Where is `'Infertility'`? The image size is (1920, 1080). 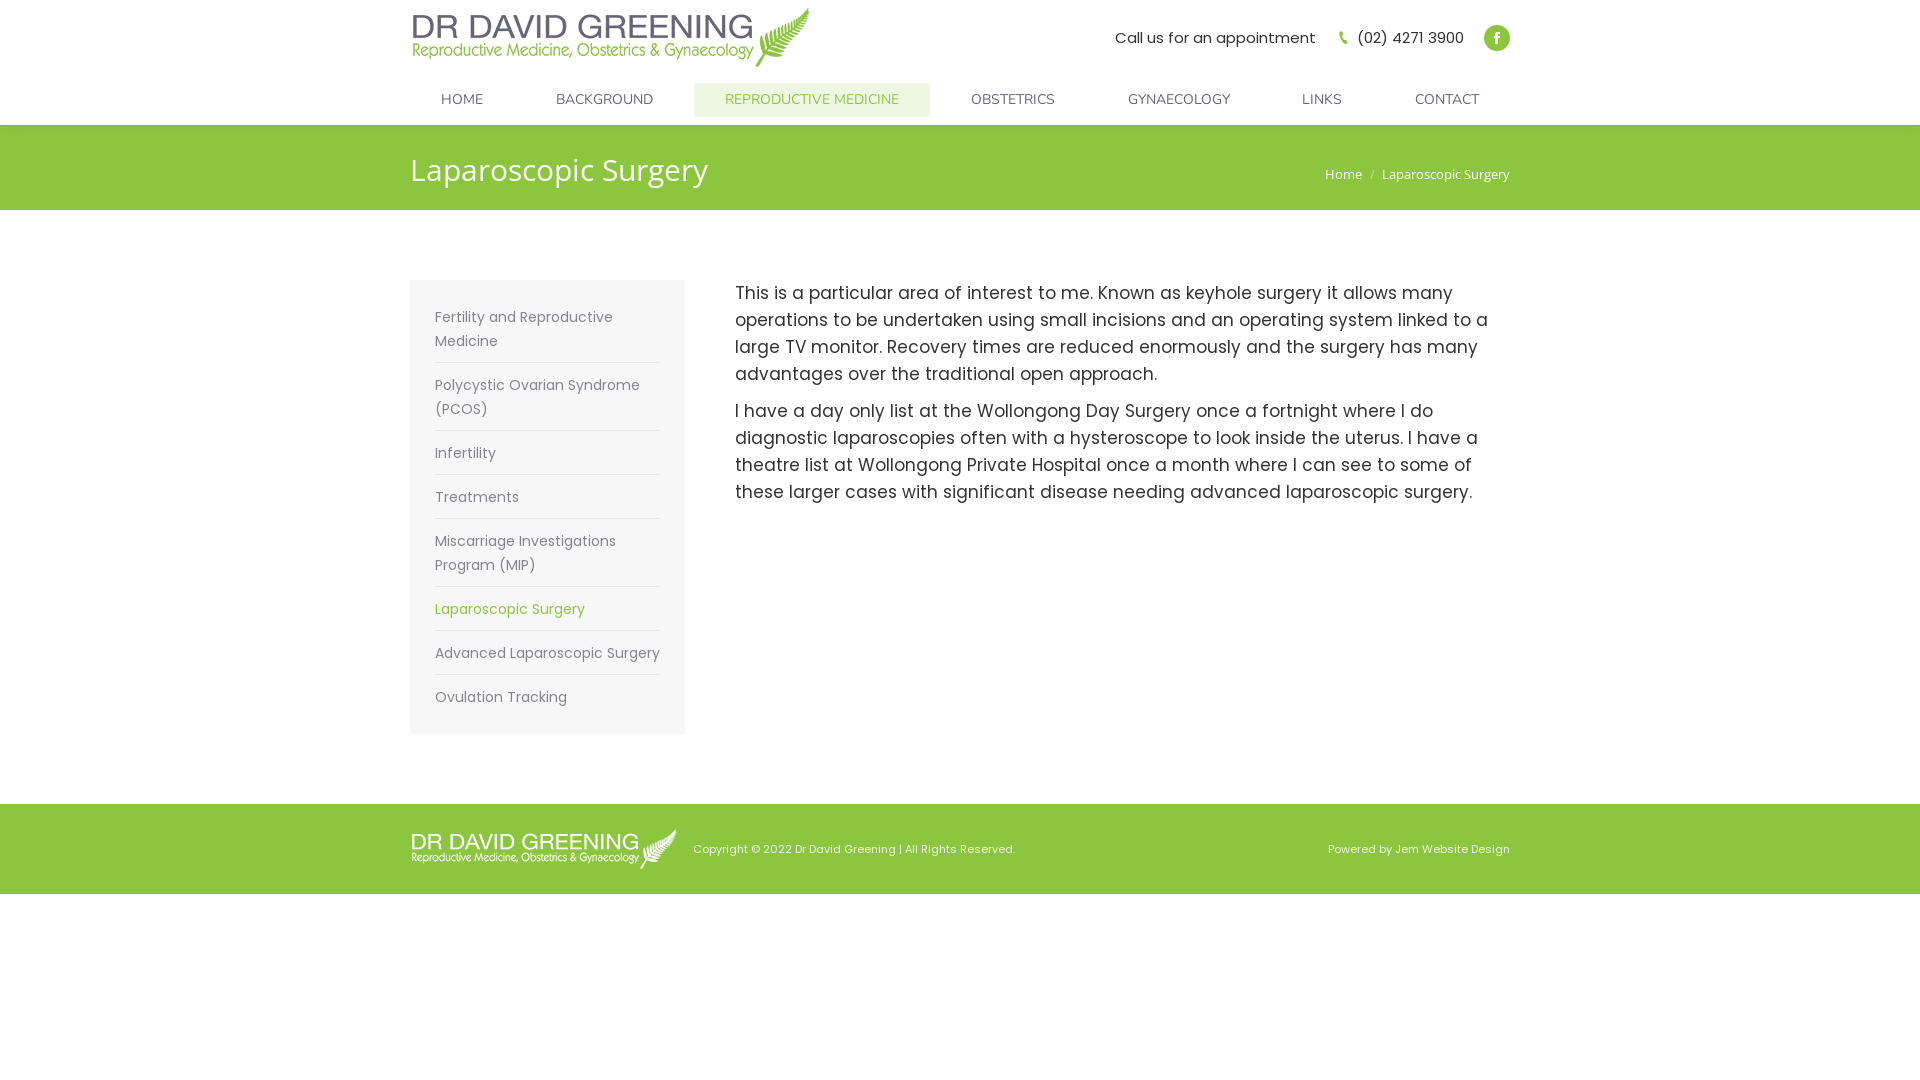 'Infertility' is located at coordinates (464, 452).